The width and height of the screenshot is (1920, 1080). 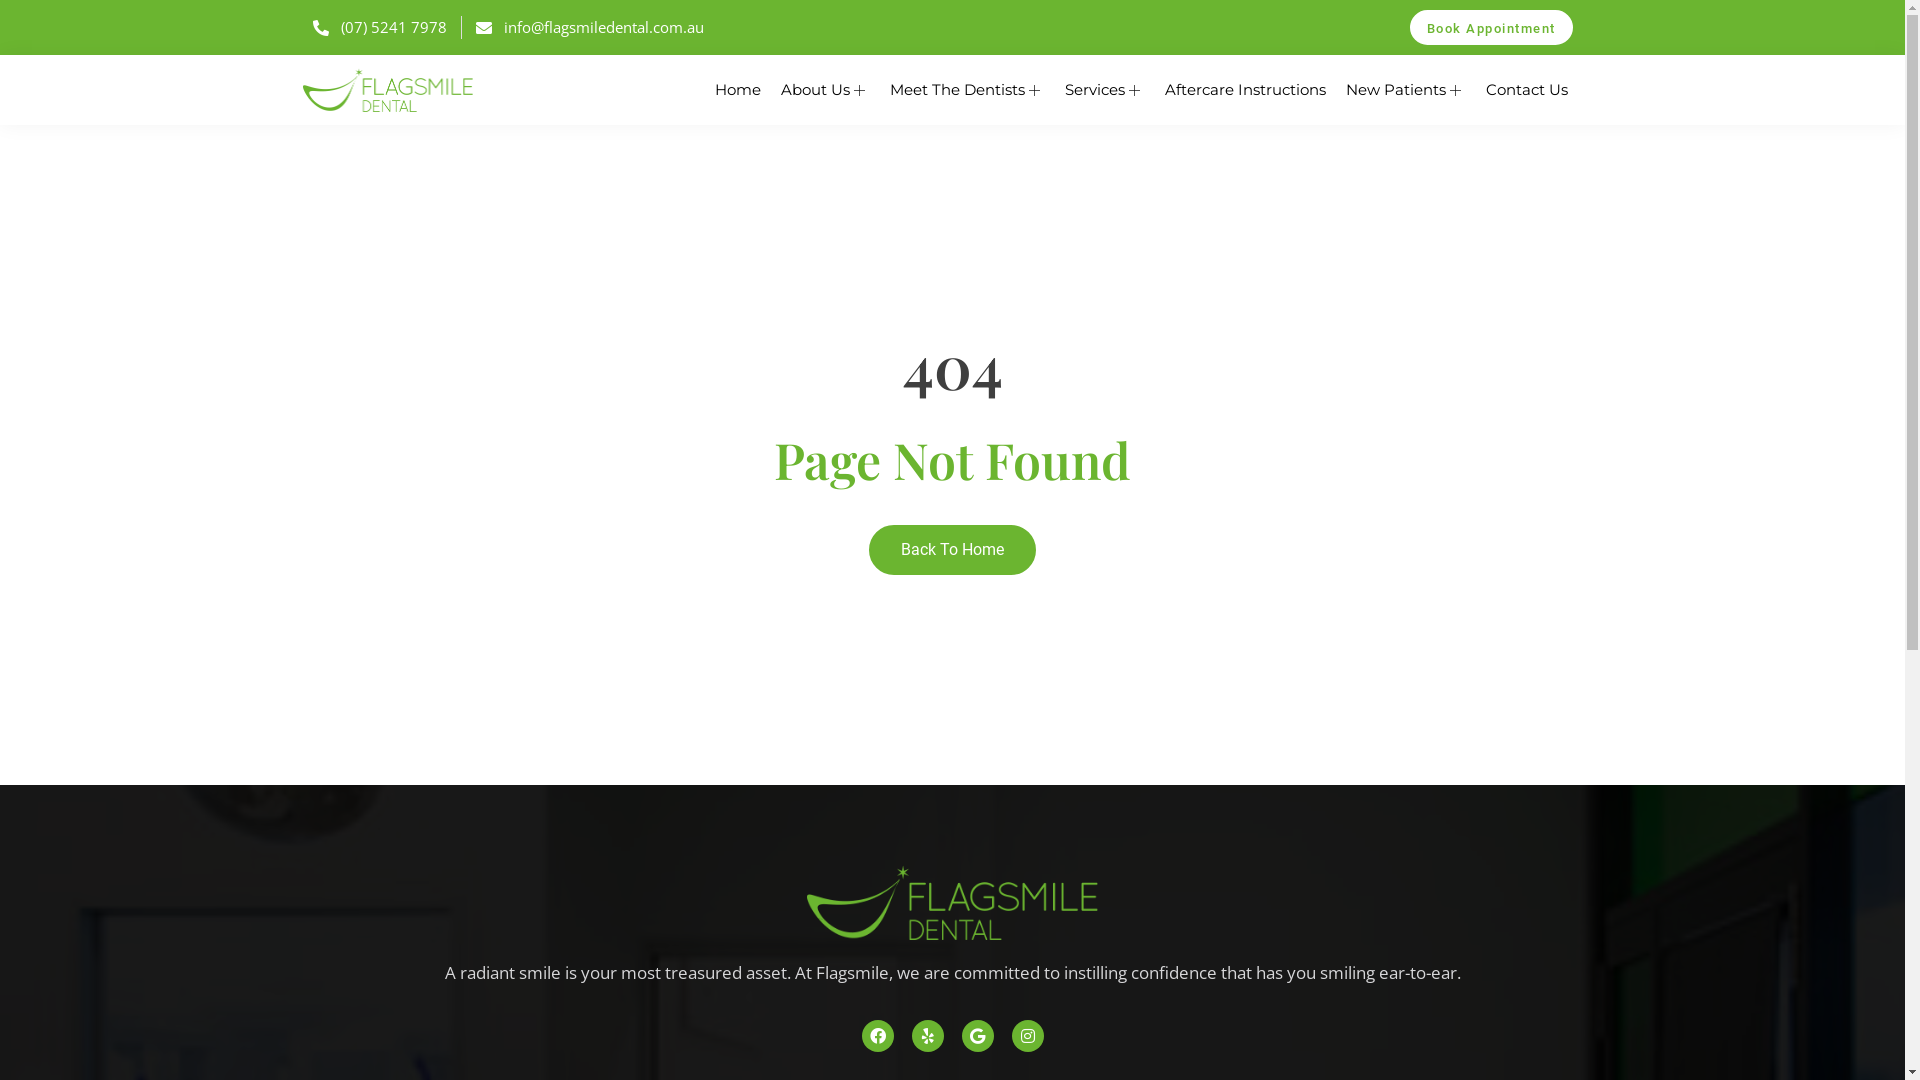 I want to click on 'Services', so click(x=1103, y=88).